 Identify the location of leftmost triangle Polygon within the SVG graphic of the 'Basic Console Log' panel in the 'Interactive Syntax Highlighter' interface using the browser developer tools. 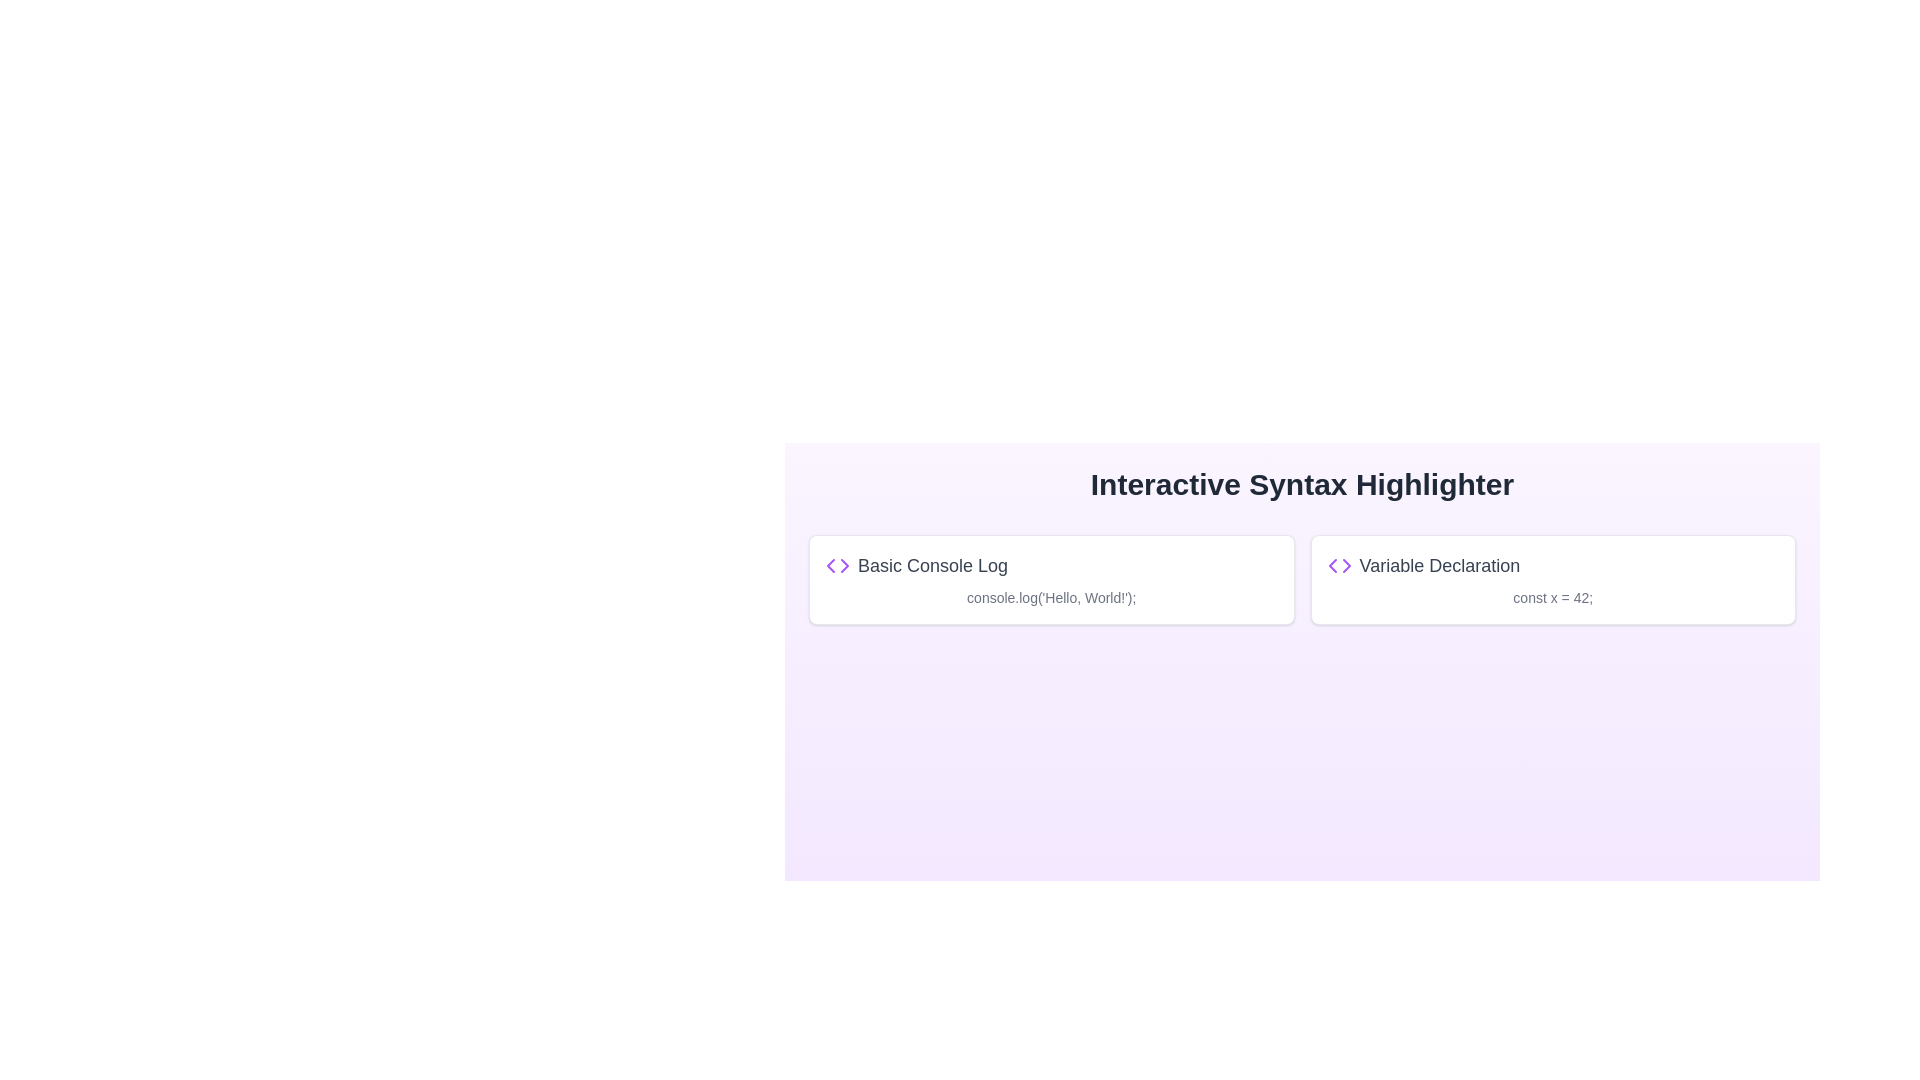
(830, 566).